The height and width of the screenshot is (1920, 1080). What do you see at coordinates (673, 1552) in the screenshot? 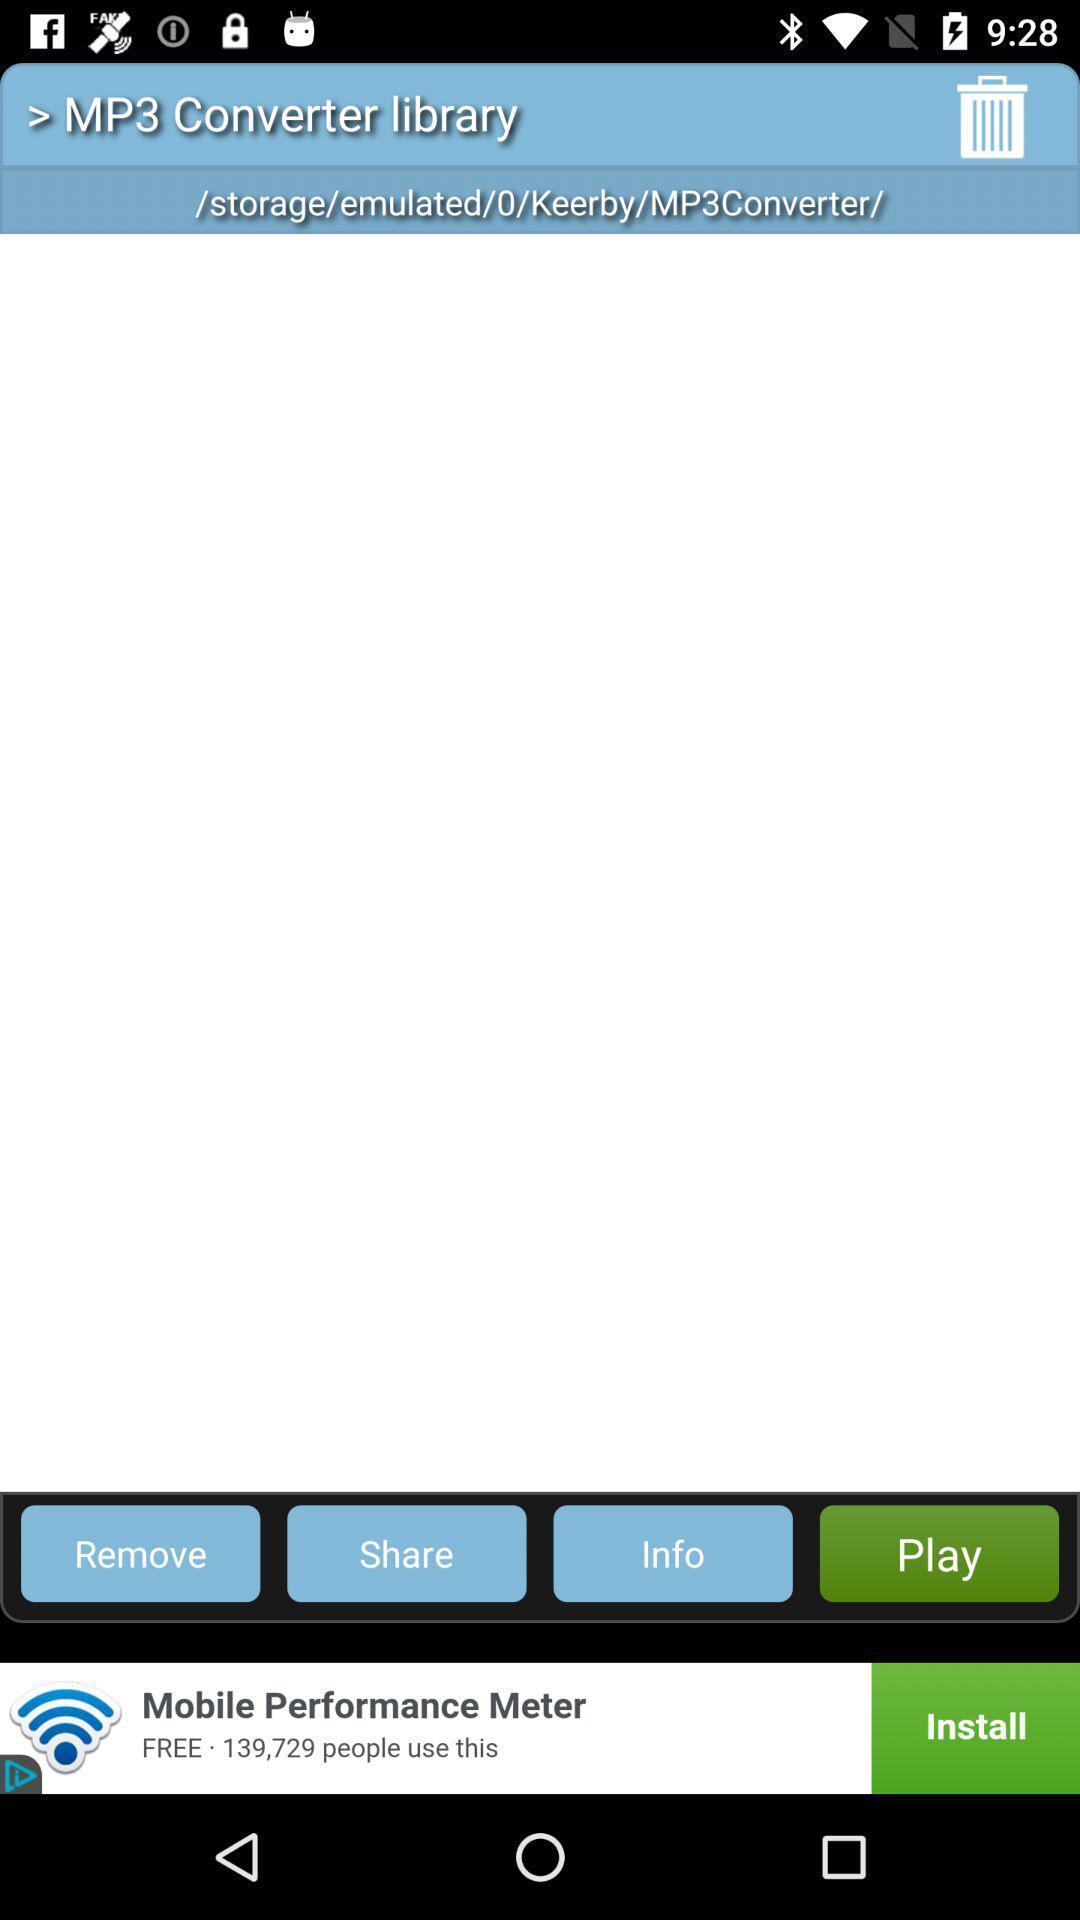
I see `info app` at bounding box center [673, 1552].